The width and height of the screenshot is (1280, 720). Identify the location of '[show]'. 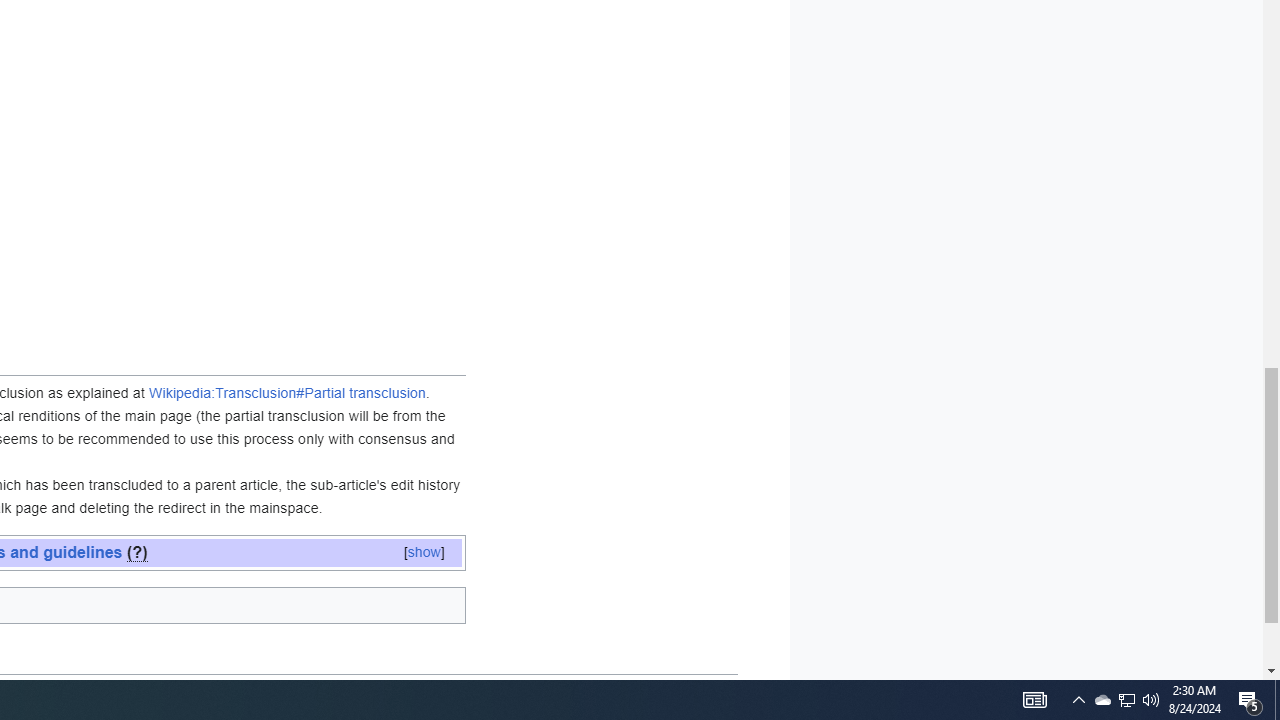
(423, 552).